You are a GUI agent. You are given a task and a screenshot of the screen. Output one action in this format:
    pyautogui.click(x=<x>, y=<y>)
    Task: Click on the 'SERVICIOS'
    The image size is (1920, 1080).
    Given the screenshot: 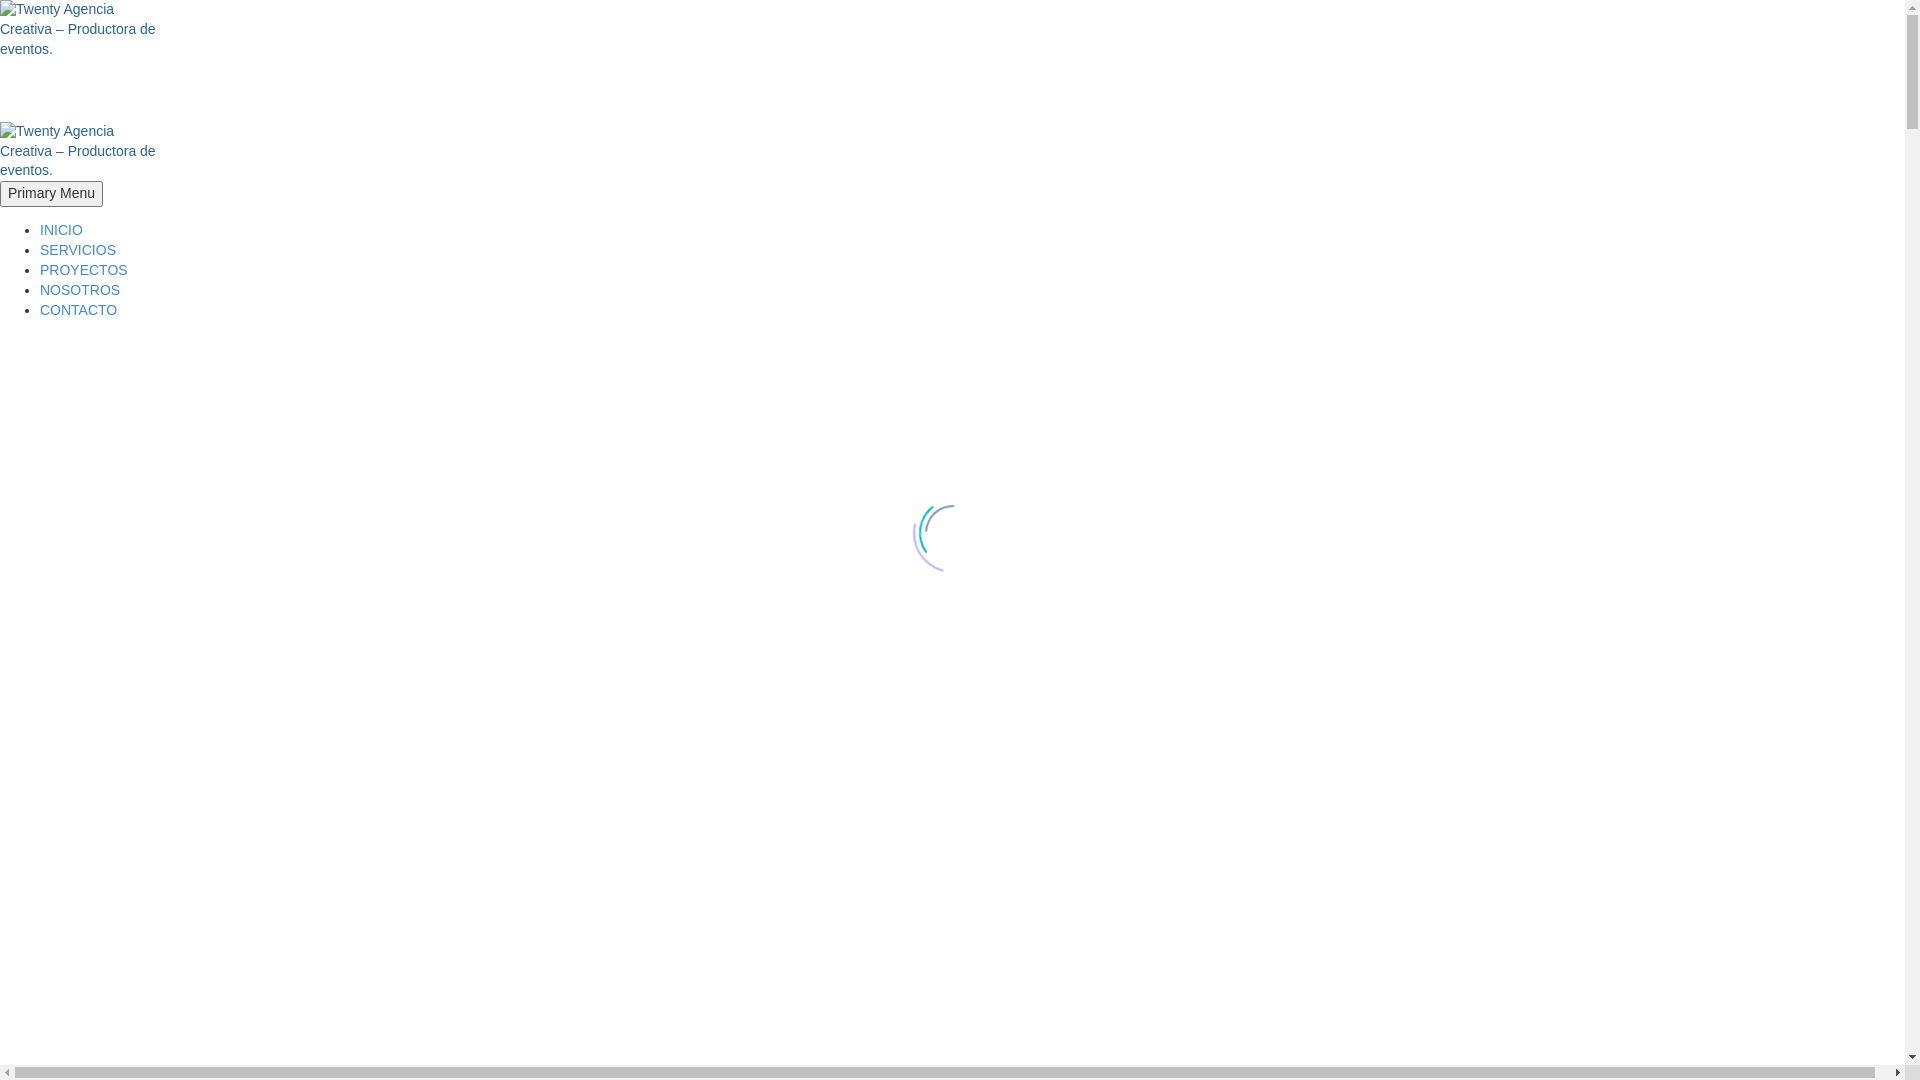 What is the action you would take?
    pyautogui.click(x=77, y=249)
    